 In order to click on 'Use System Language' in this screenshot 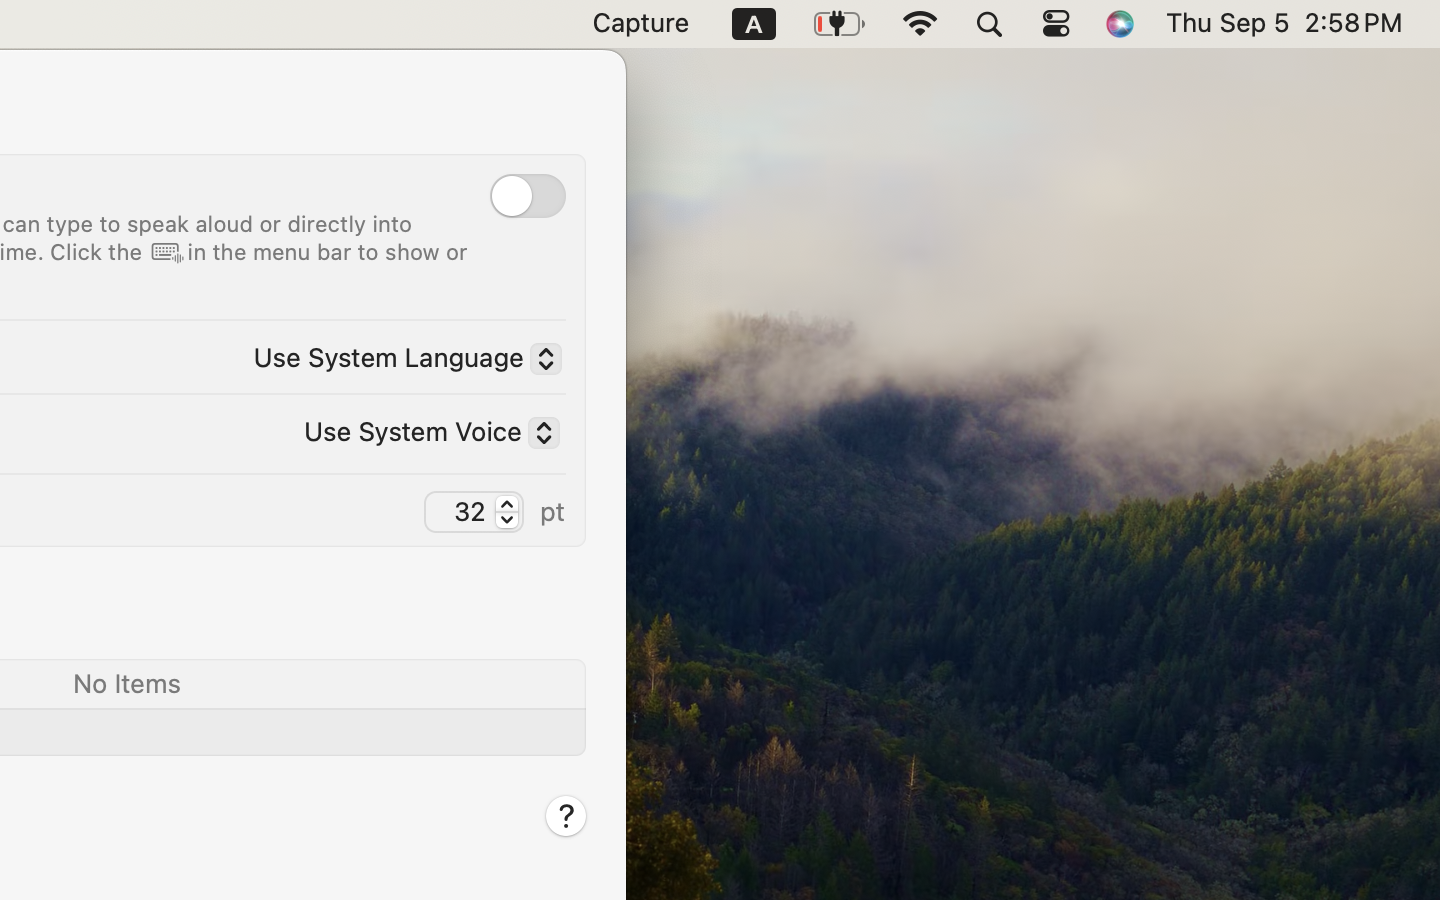, I will do `click(398, 360)`.